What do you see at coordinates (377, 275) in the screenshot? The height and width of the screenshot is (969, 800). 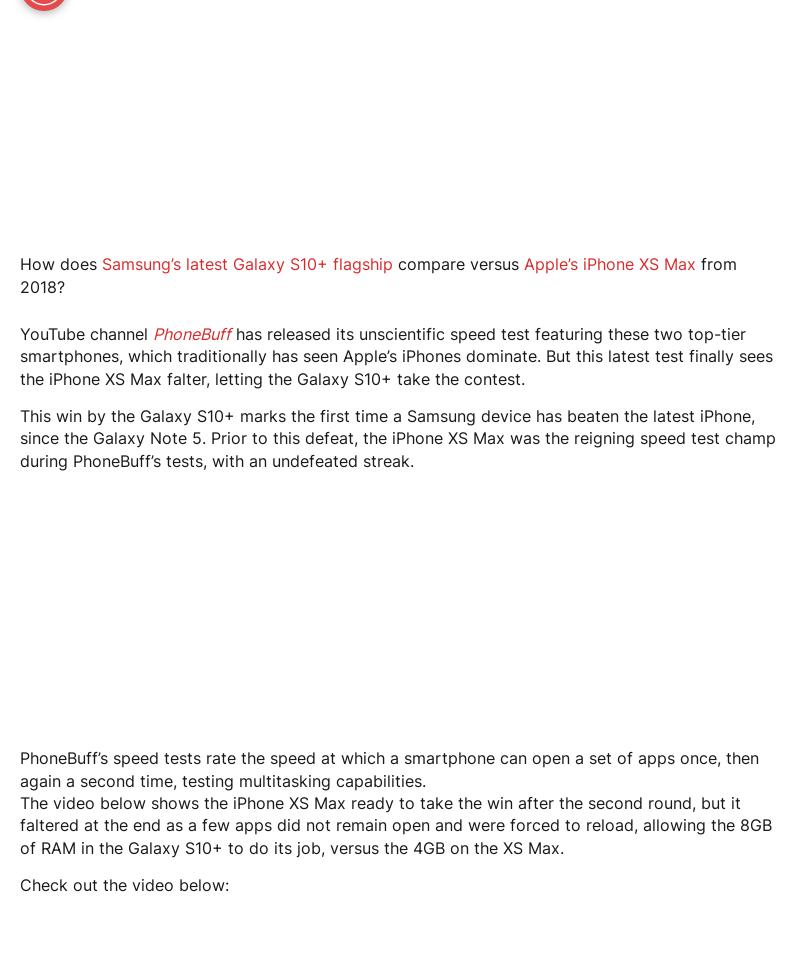 I see `'from 2018?'` at bounding box center [377, 275].